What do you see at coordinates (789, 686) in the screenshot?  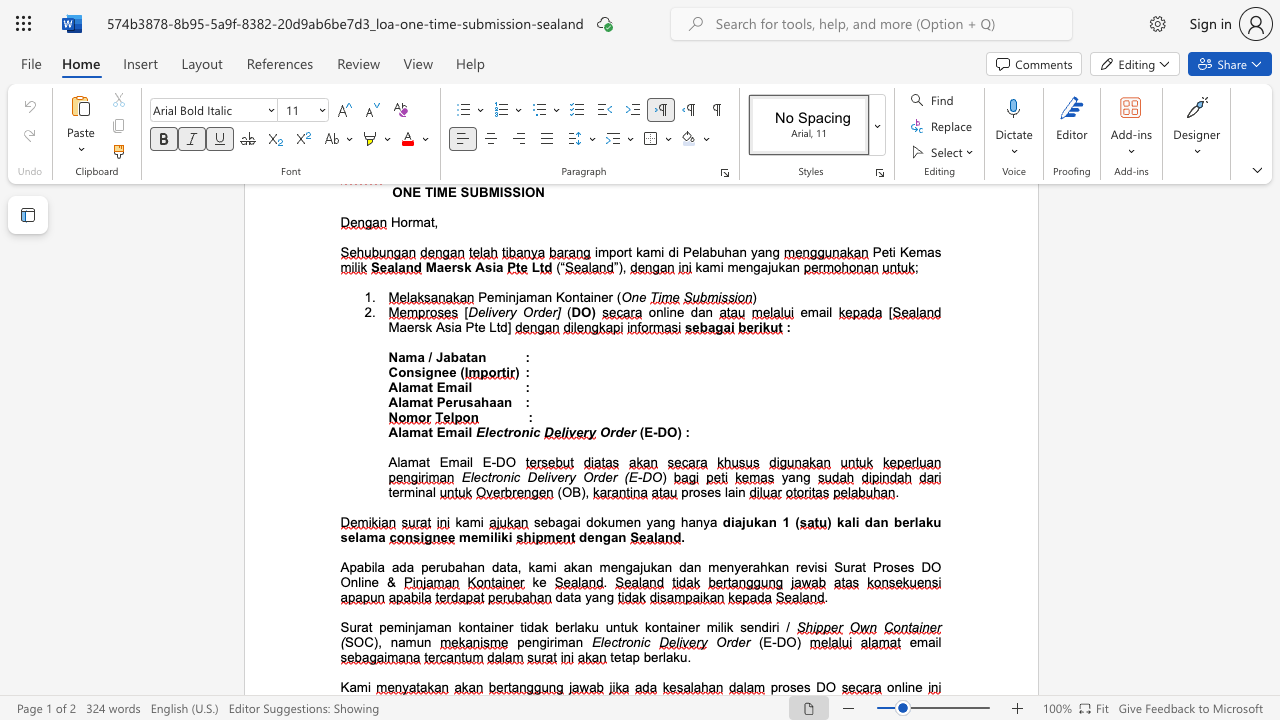 I see `the subset text "se" within the text "proses DO"` at bounding box center [789, 686].